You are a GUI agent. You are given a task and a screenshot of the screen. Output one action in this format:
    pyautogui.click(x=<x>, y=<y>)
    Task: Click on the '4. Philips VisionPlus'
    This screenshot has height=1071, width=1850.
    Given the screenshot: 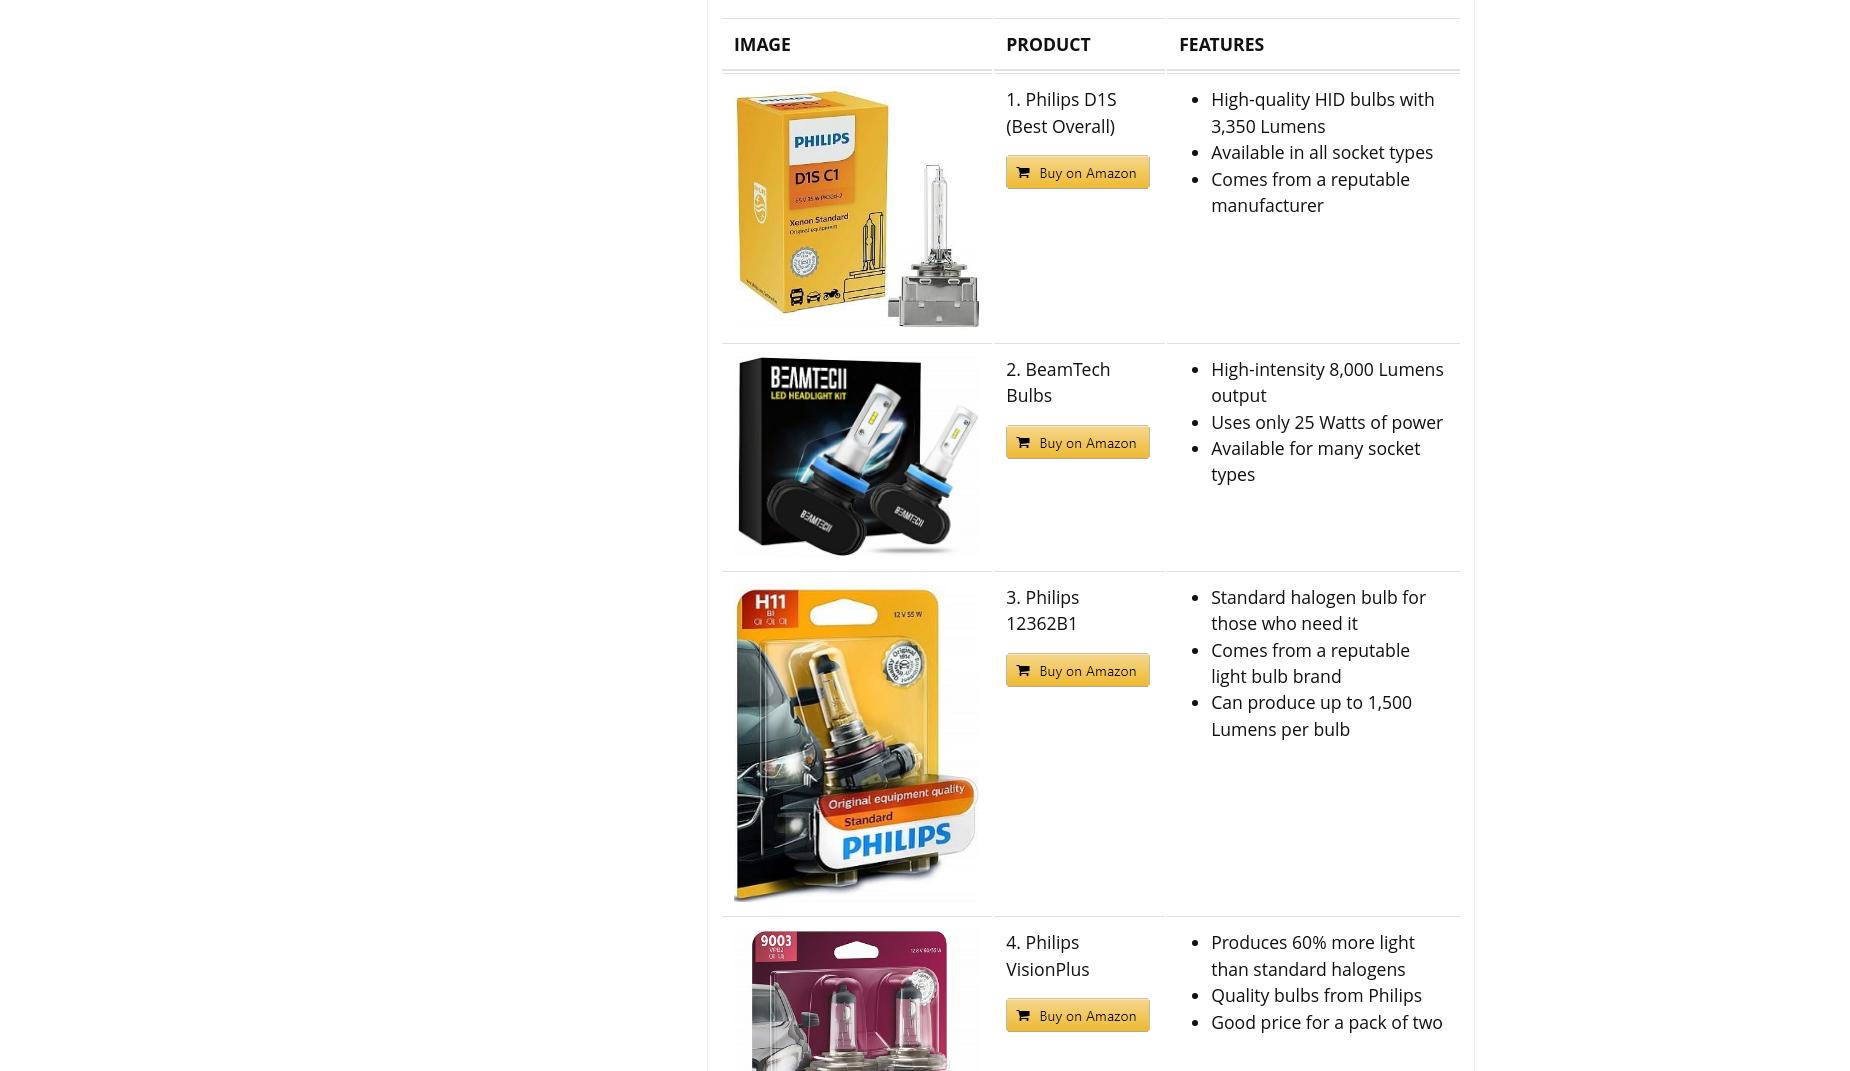 What is the action you would take?
    pyautogui.click(x=1046, y=954)
    